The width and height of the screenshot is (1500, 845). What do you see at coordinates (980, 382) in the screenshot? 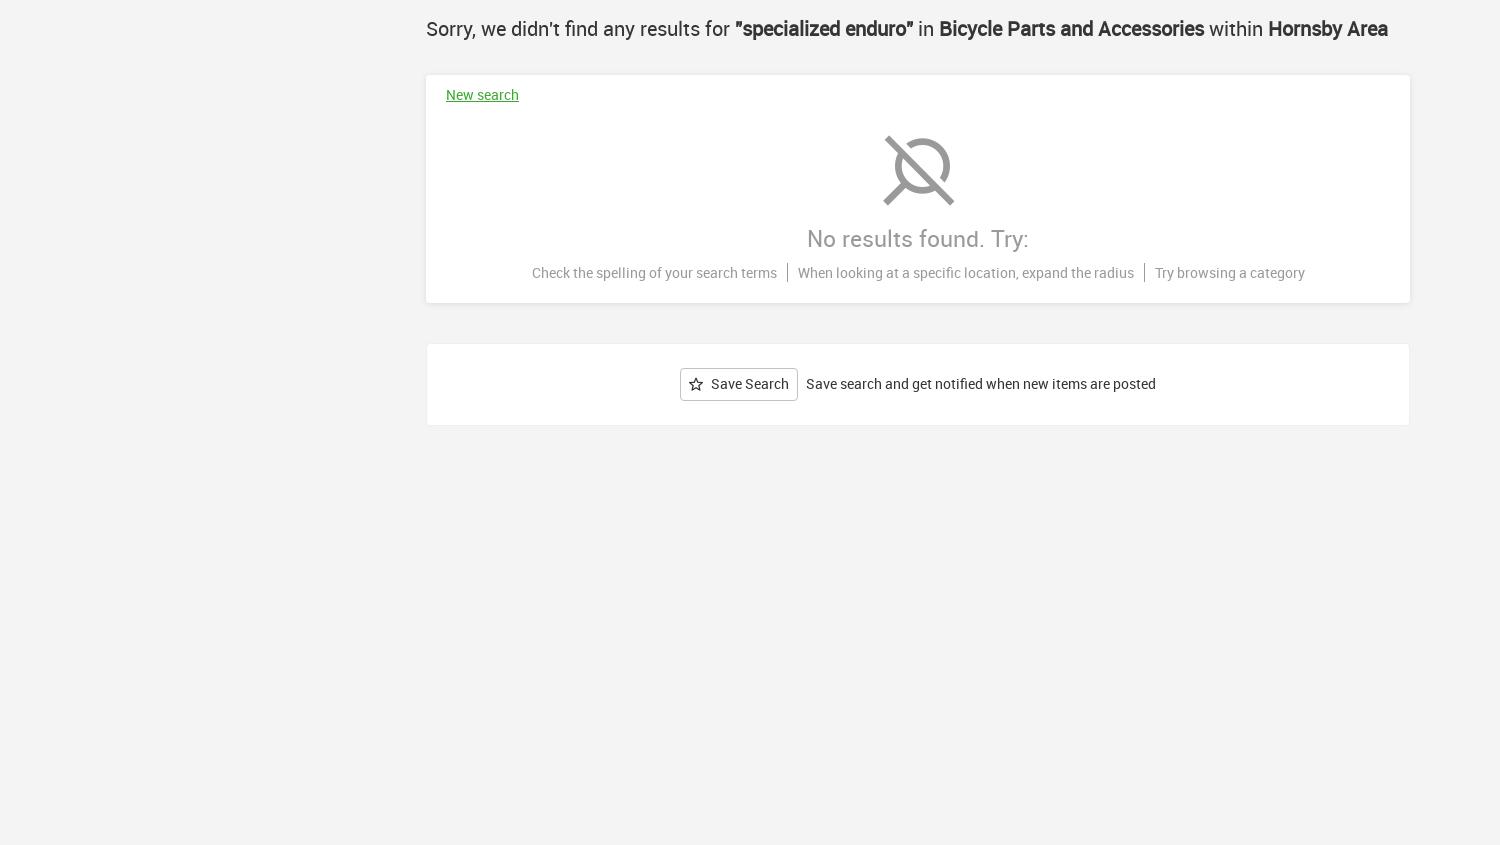
I see `'Save search and get notified when new items are posted'` at bounding box center [980, 382].